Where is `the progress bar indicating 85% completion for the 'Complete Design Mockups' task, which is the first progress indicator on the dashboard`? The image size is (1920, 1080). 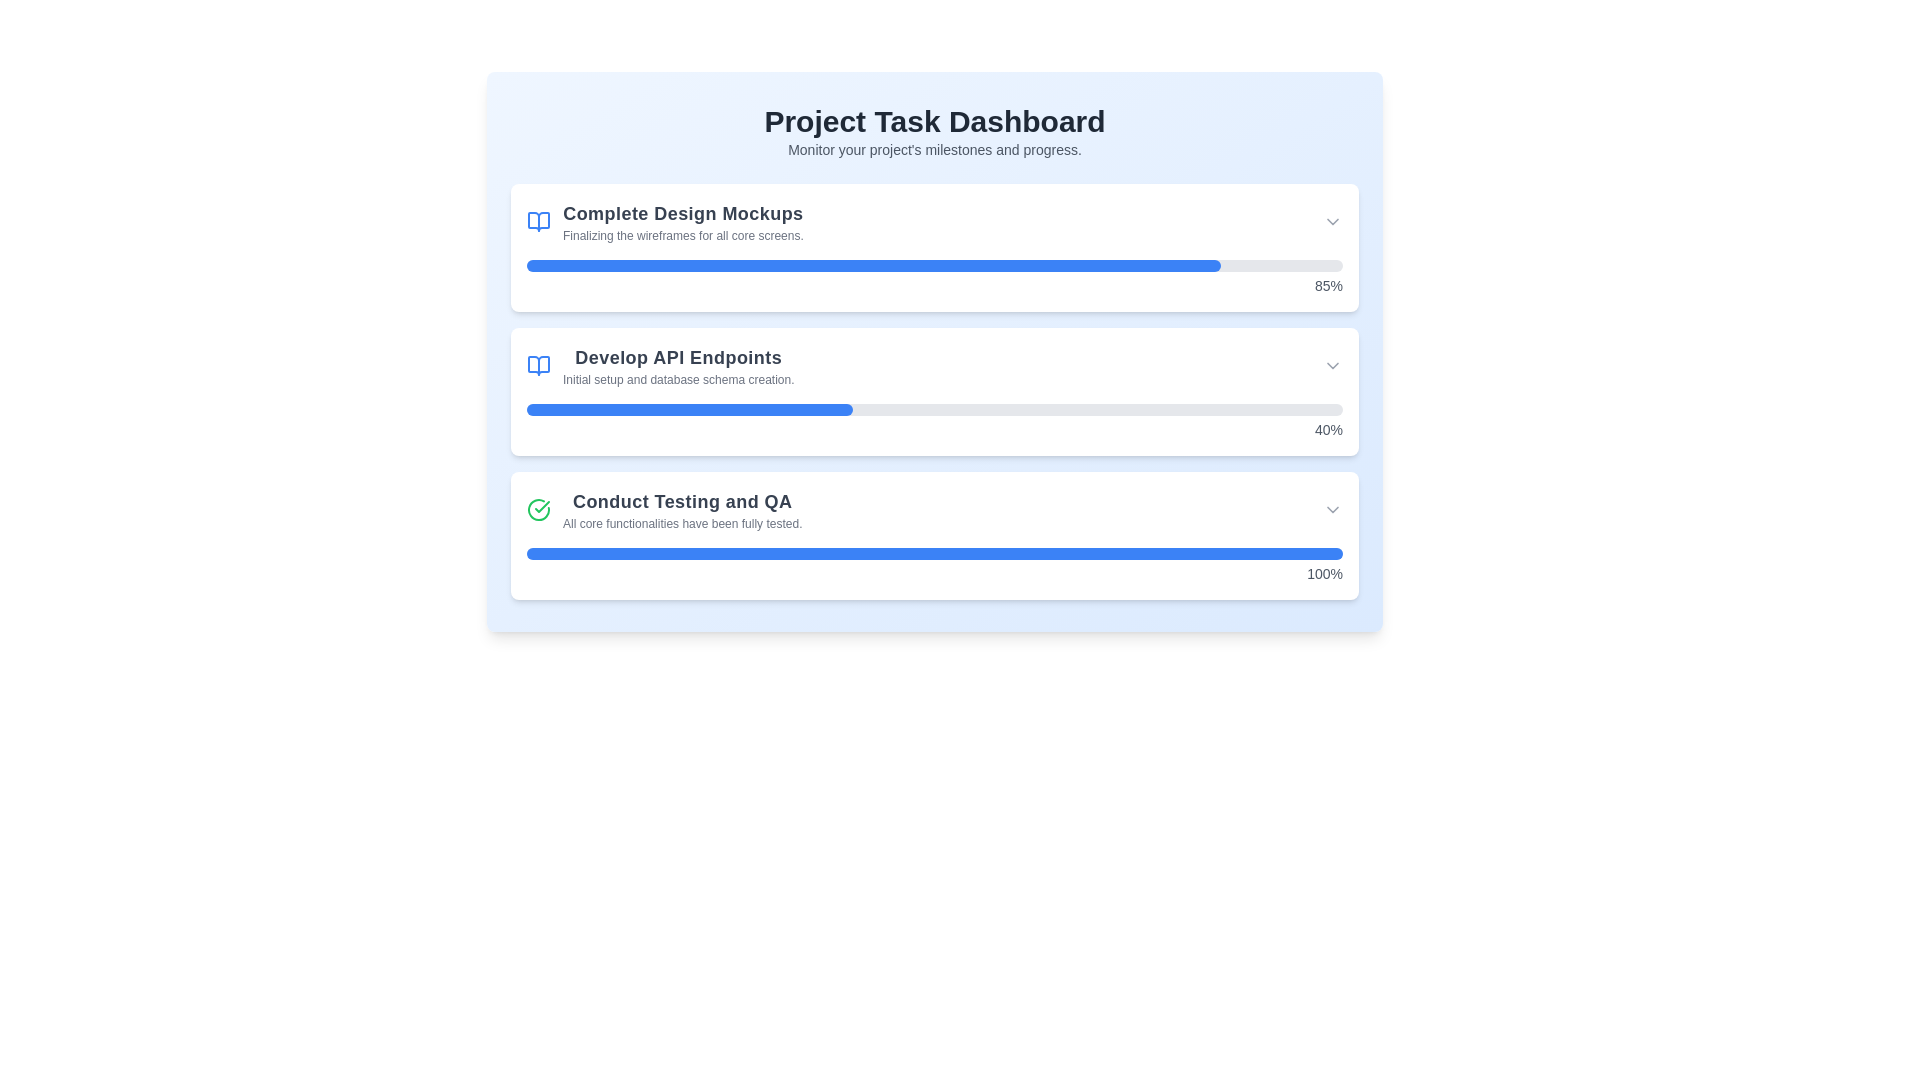
the progress bar indicating 85% completion for the 'Complete Design Mockups' task, which is the first progress indicator on the dashboard is located at coordinates (934, 265).